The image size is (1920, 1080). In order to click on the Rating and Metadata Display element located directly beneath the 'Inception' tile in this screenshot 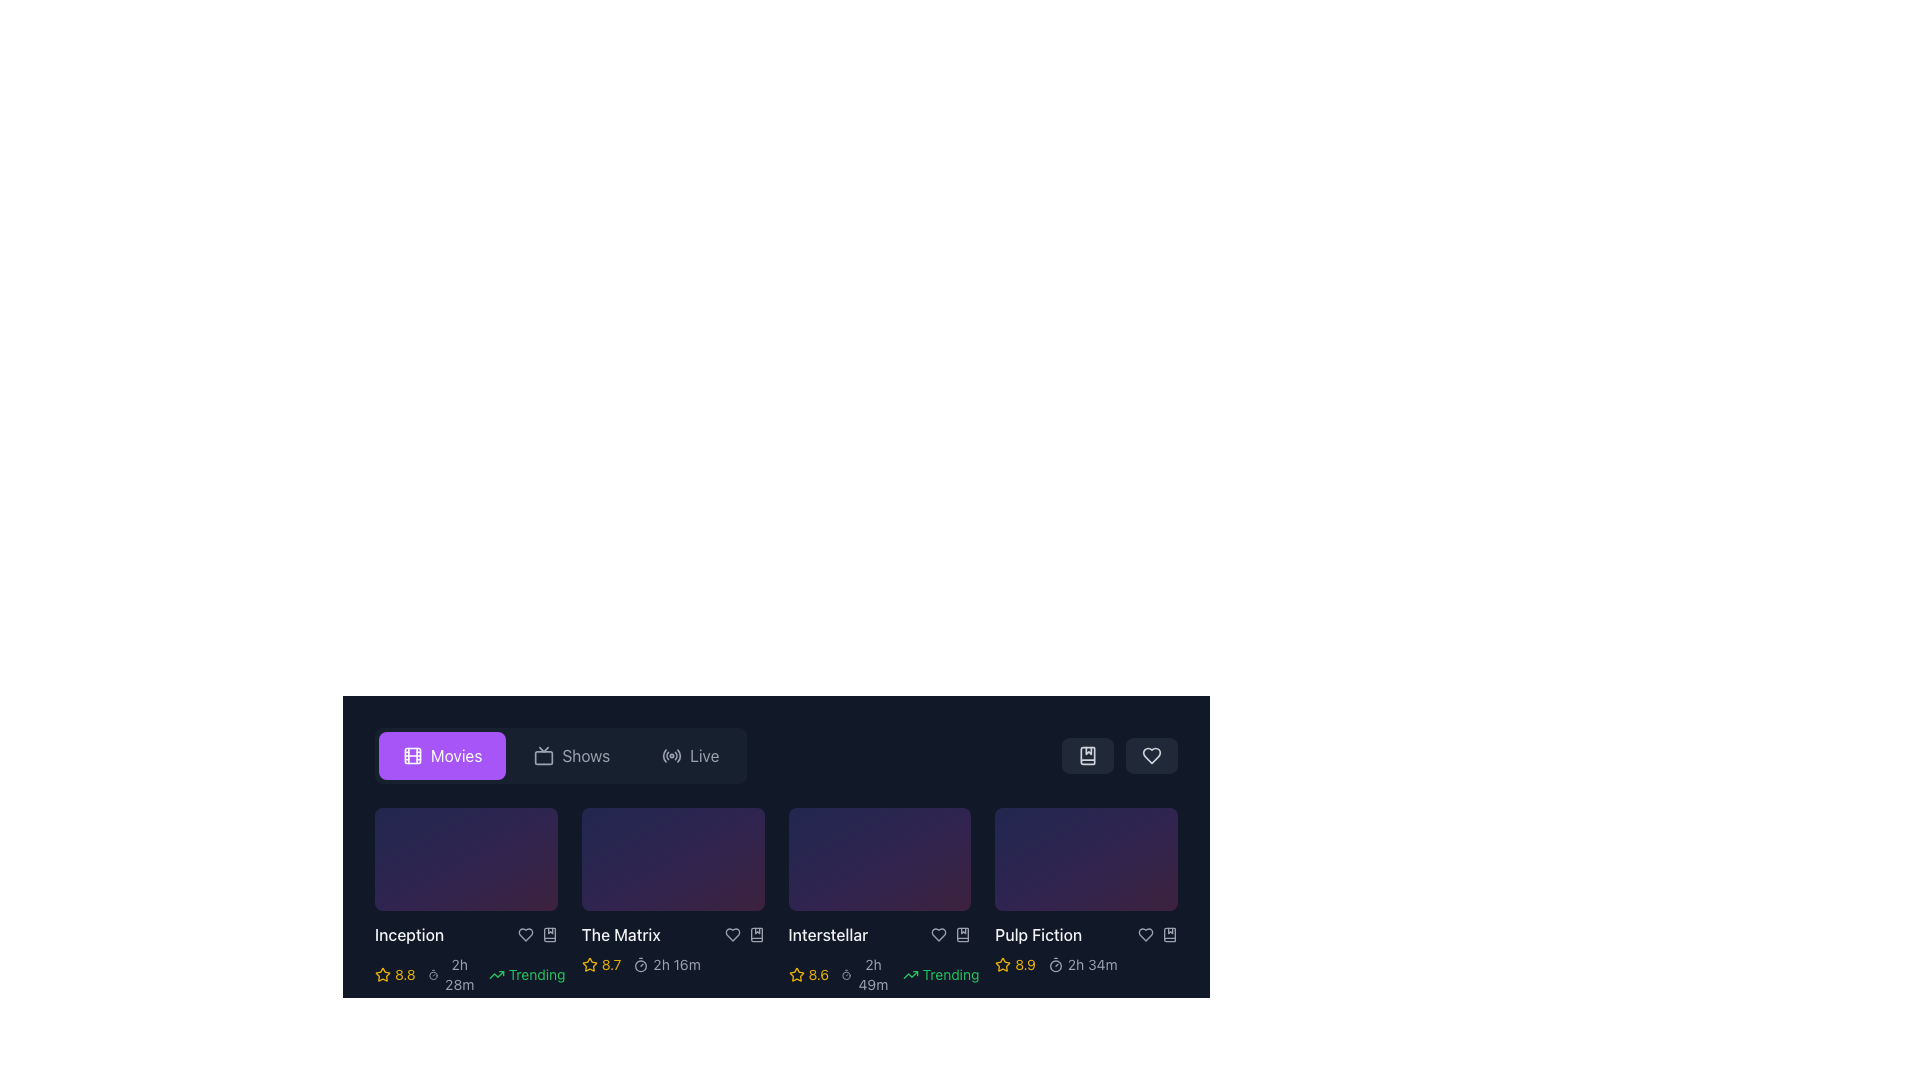, I will do `click(465, 973)`.